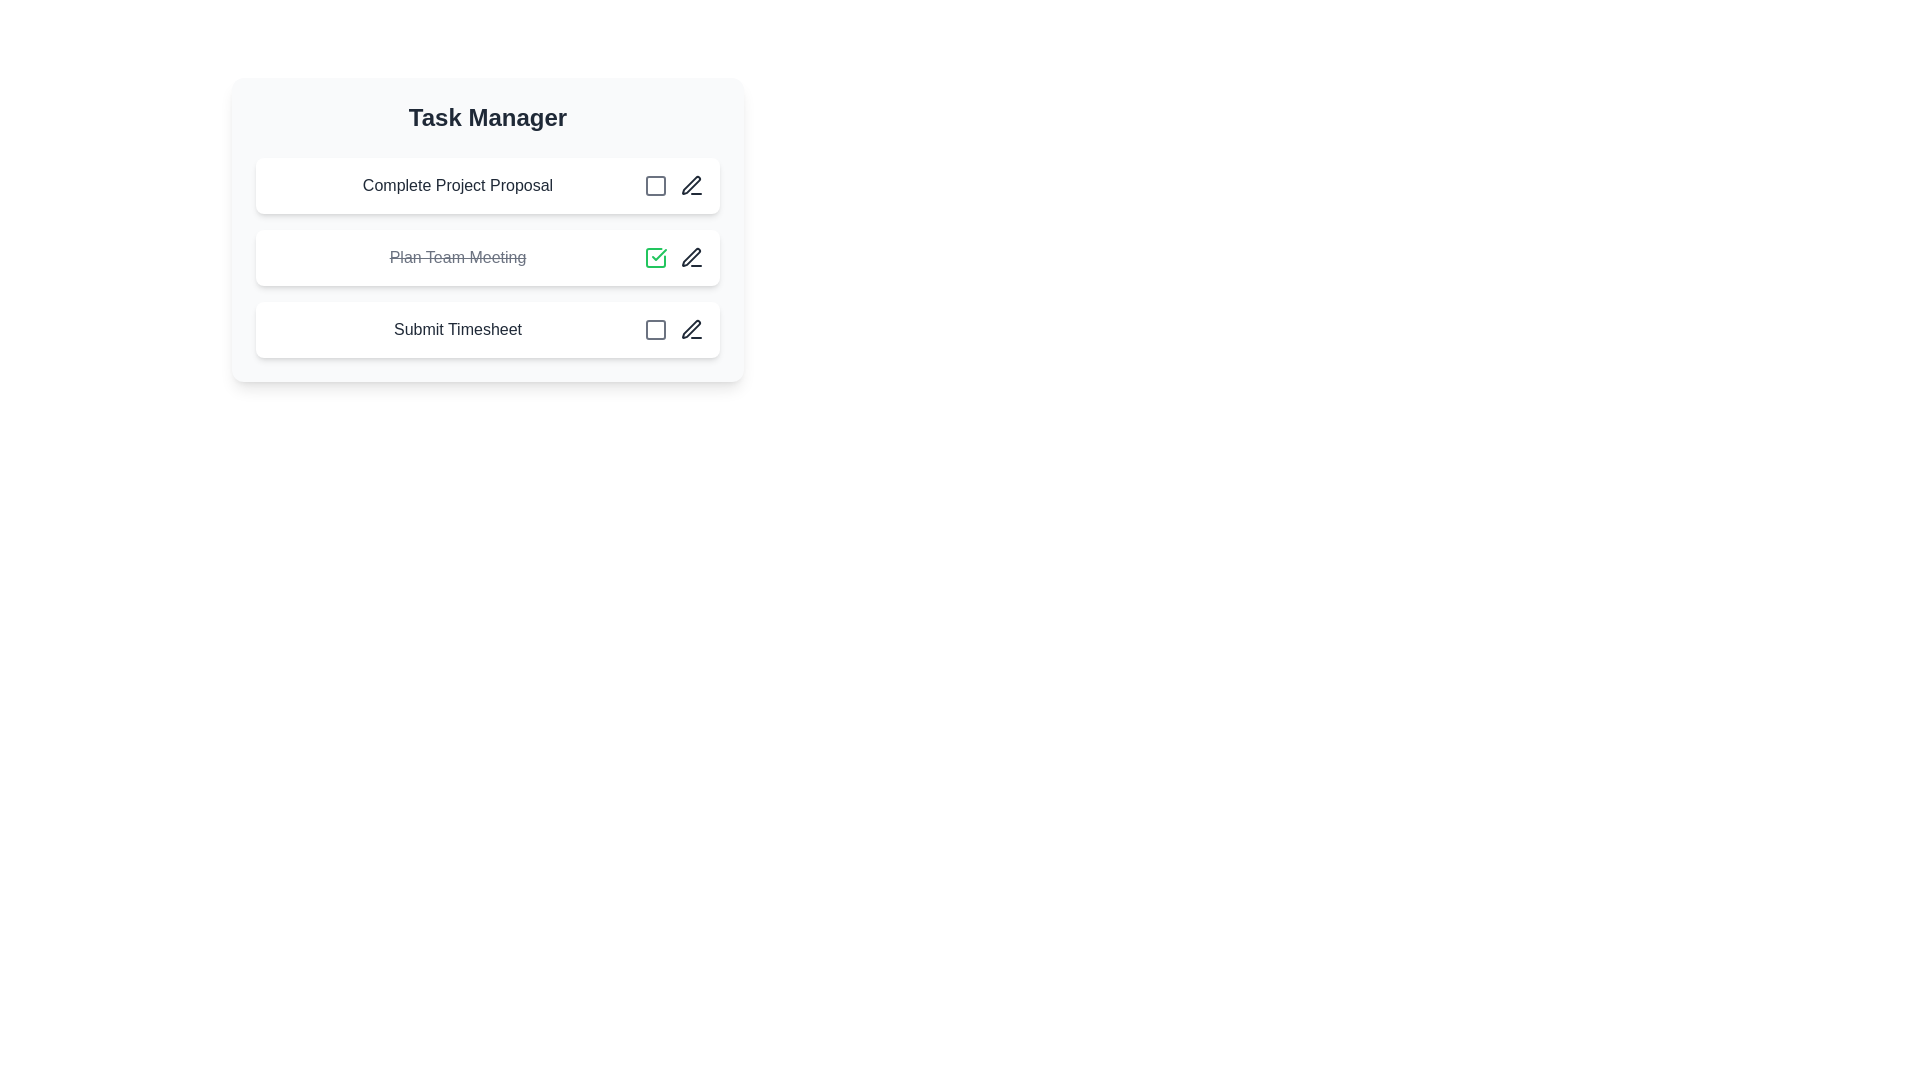 Image resolution: width=1920 pixels, height=1080 pixels. Describe the element at coordinates (656, 185) in the screenshot. I see `the first action-related icon to the right of the 'Complete Project Proposal' task` at that location.